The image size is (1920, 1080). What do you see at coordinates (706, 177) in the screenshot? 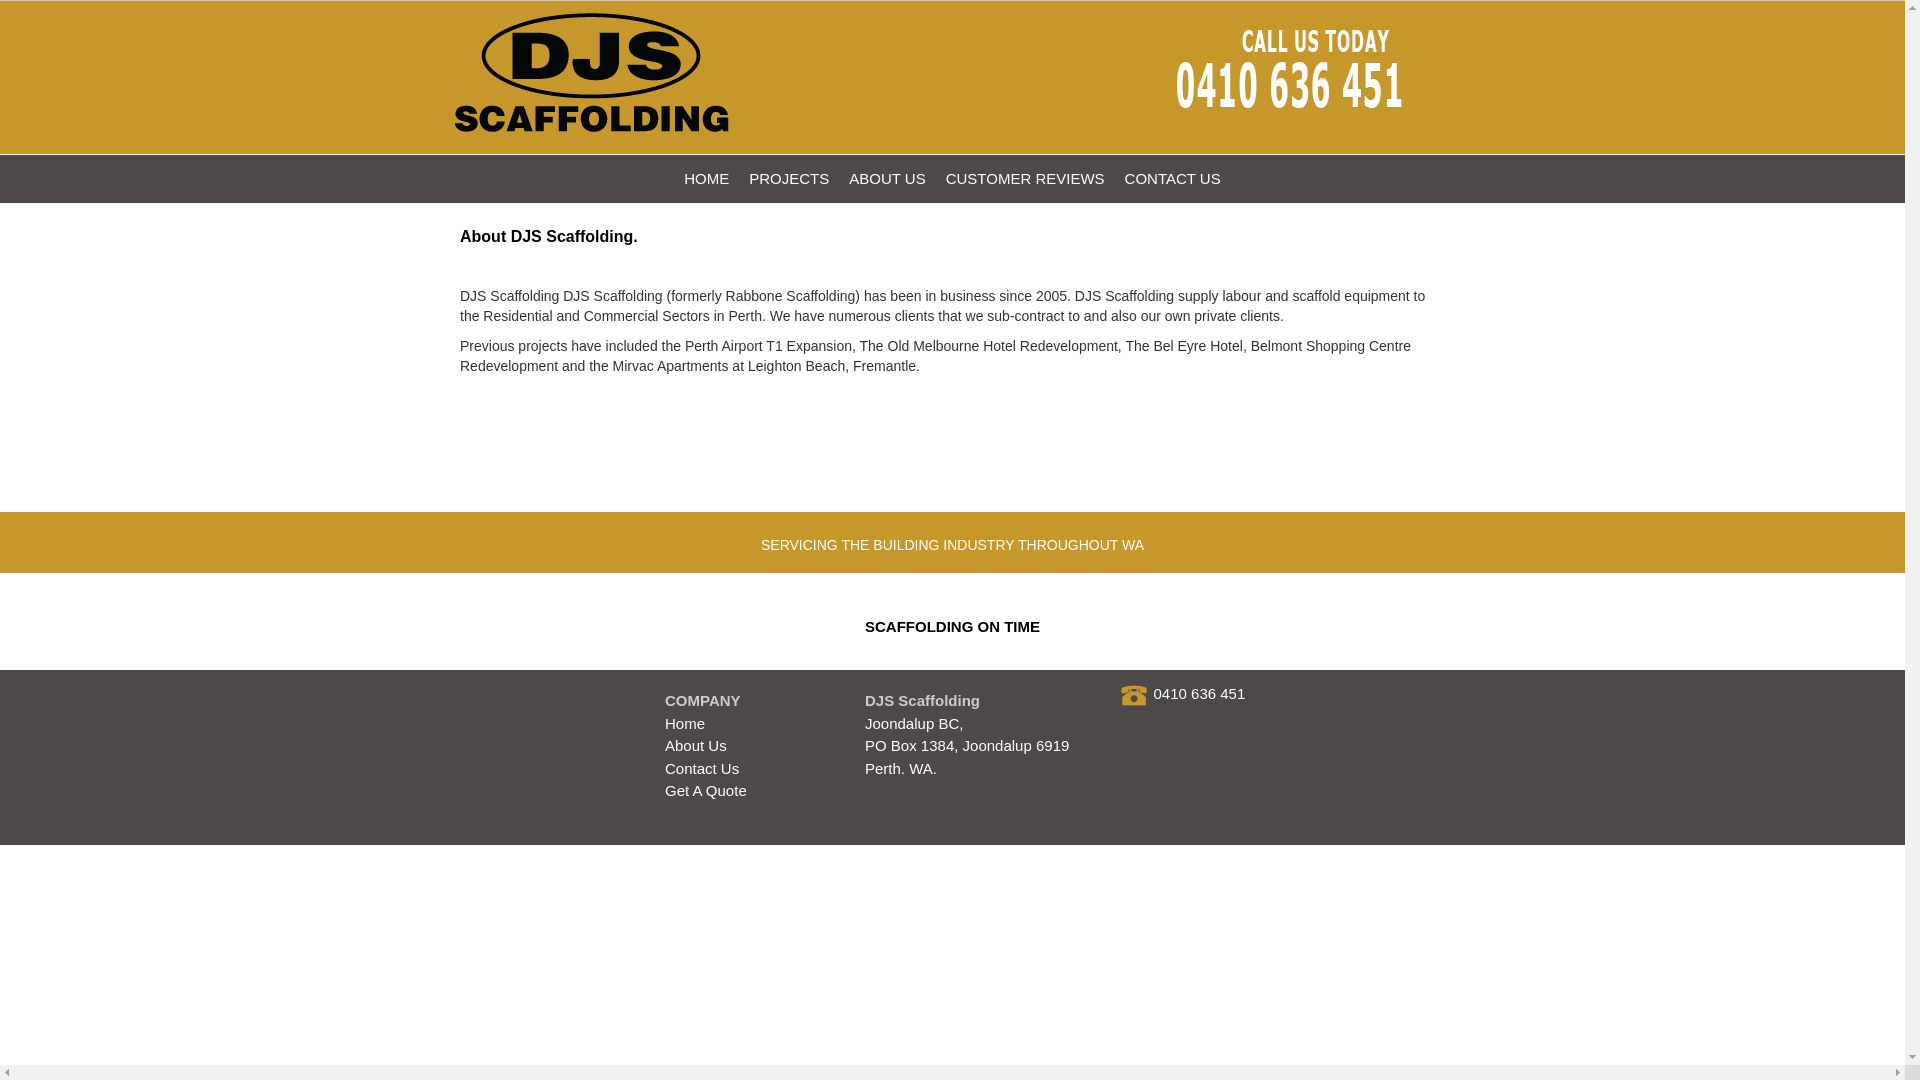
I see `'HOME'` at bounding box center [706, 177].